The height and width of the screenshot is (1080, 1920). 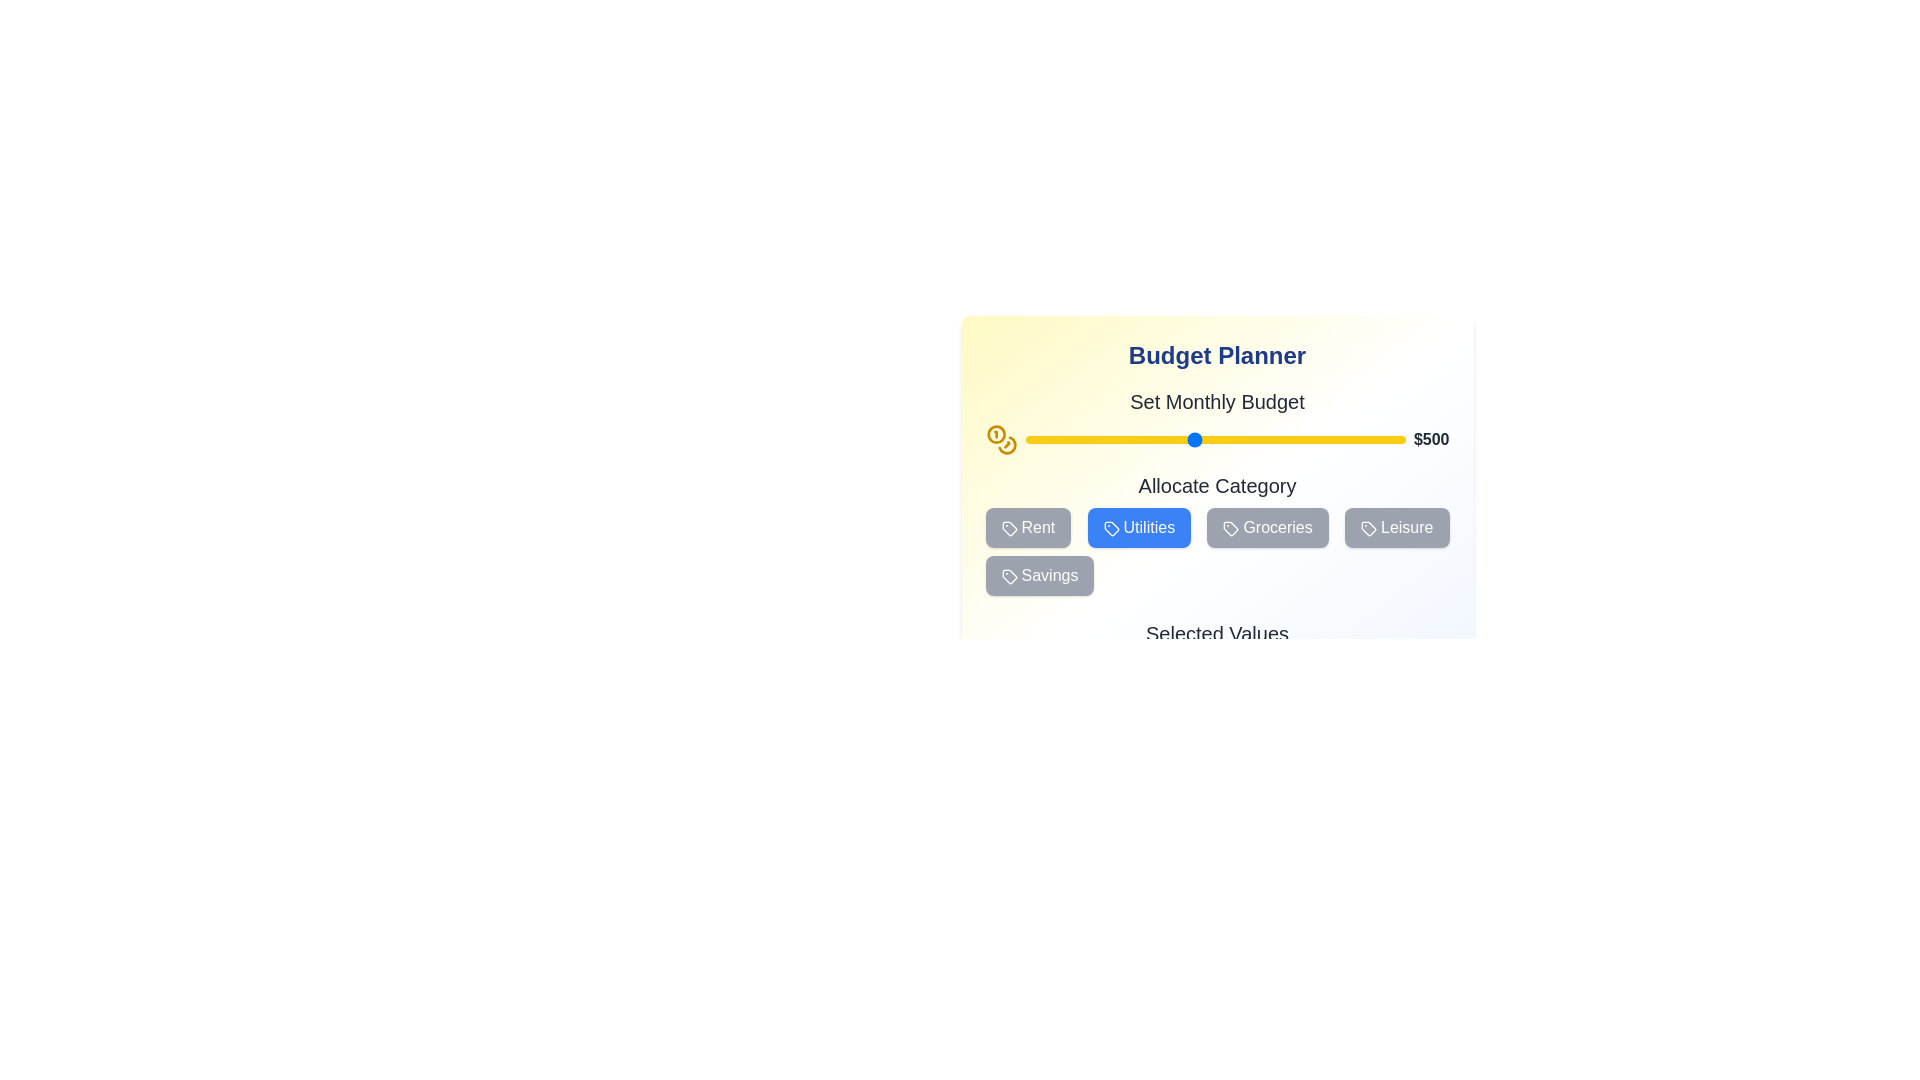 I want to click on the monthly budget, so click(x=1388, y=438).